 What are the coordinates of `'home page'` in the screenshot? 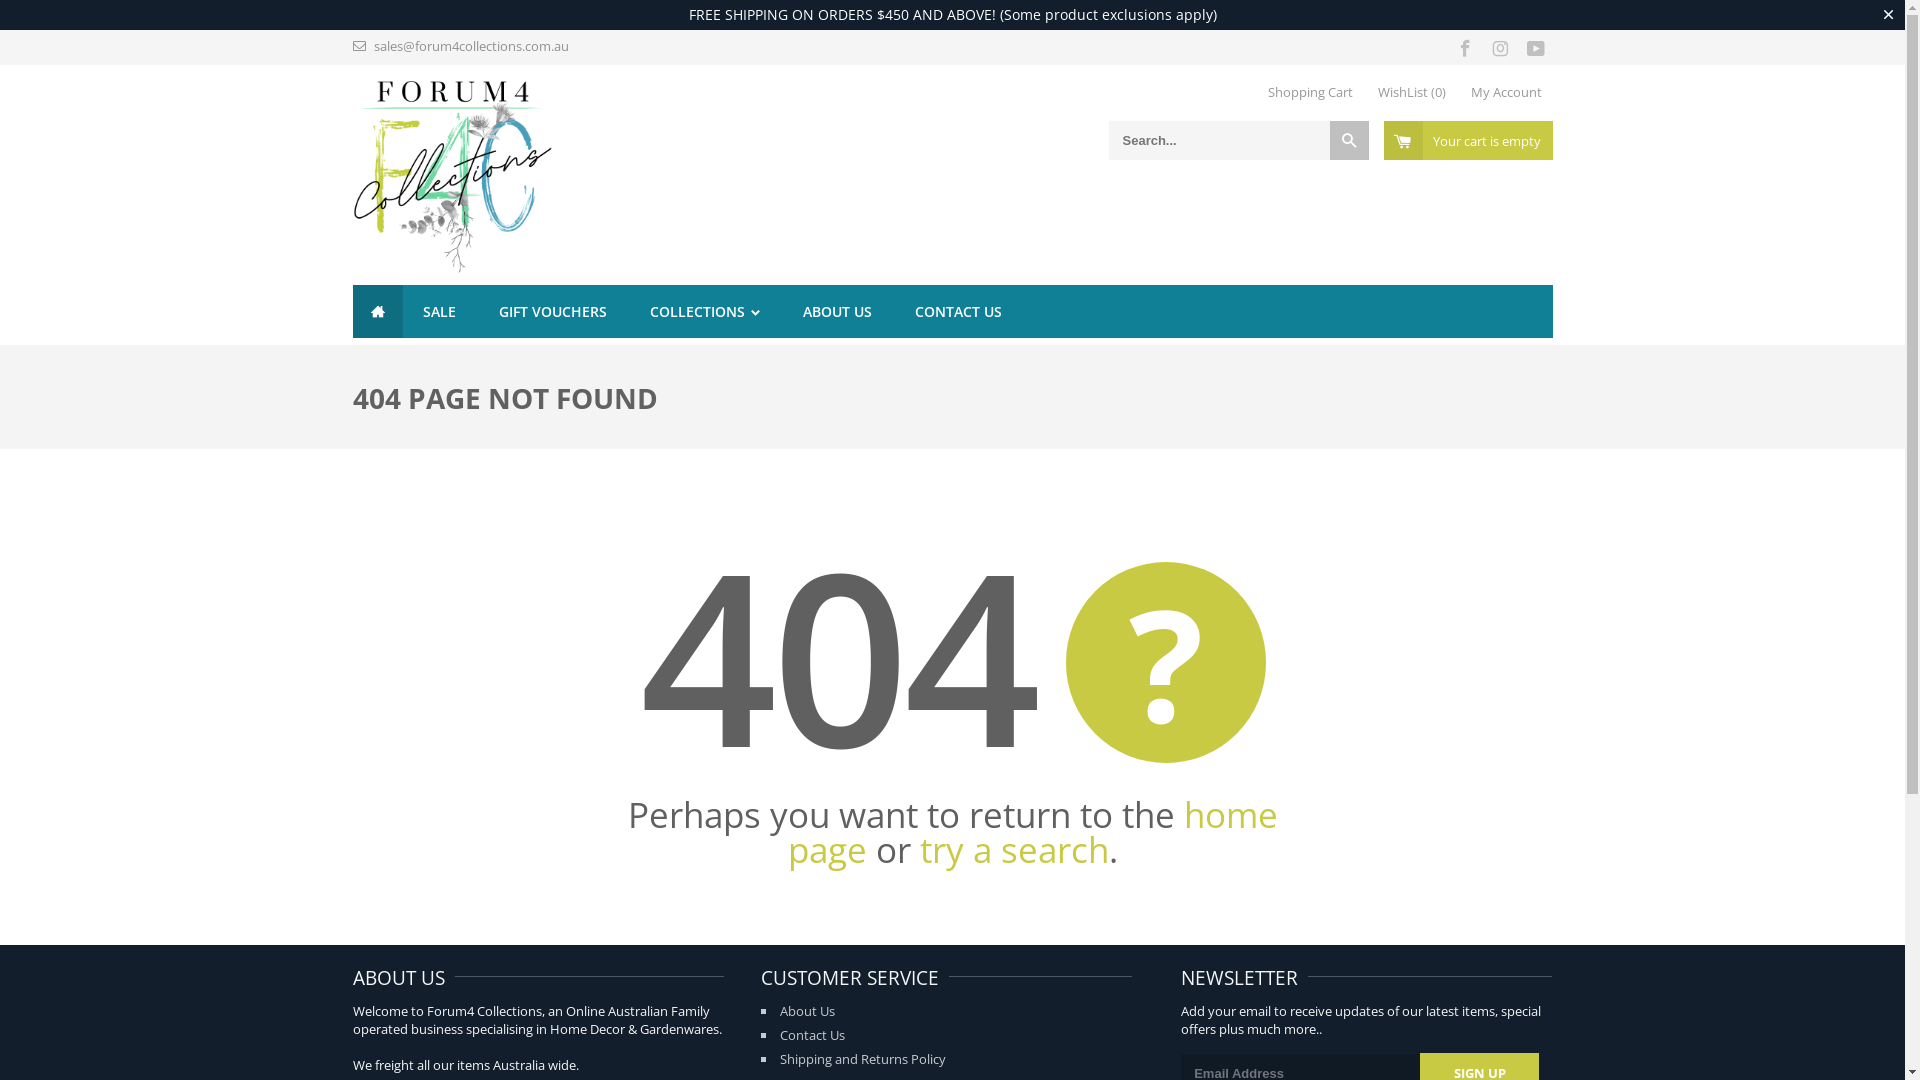 It's located at (1032, 832).